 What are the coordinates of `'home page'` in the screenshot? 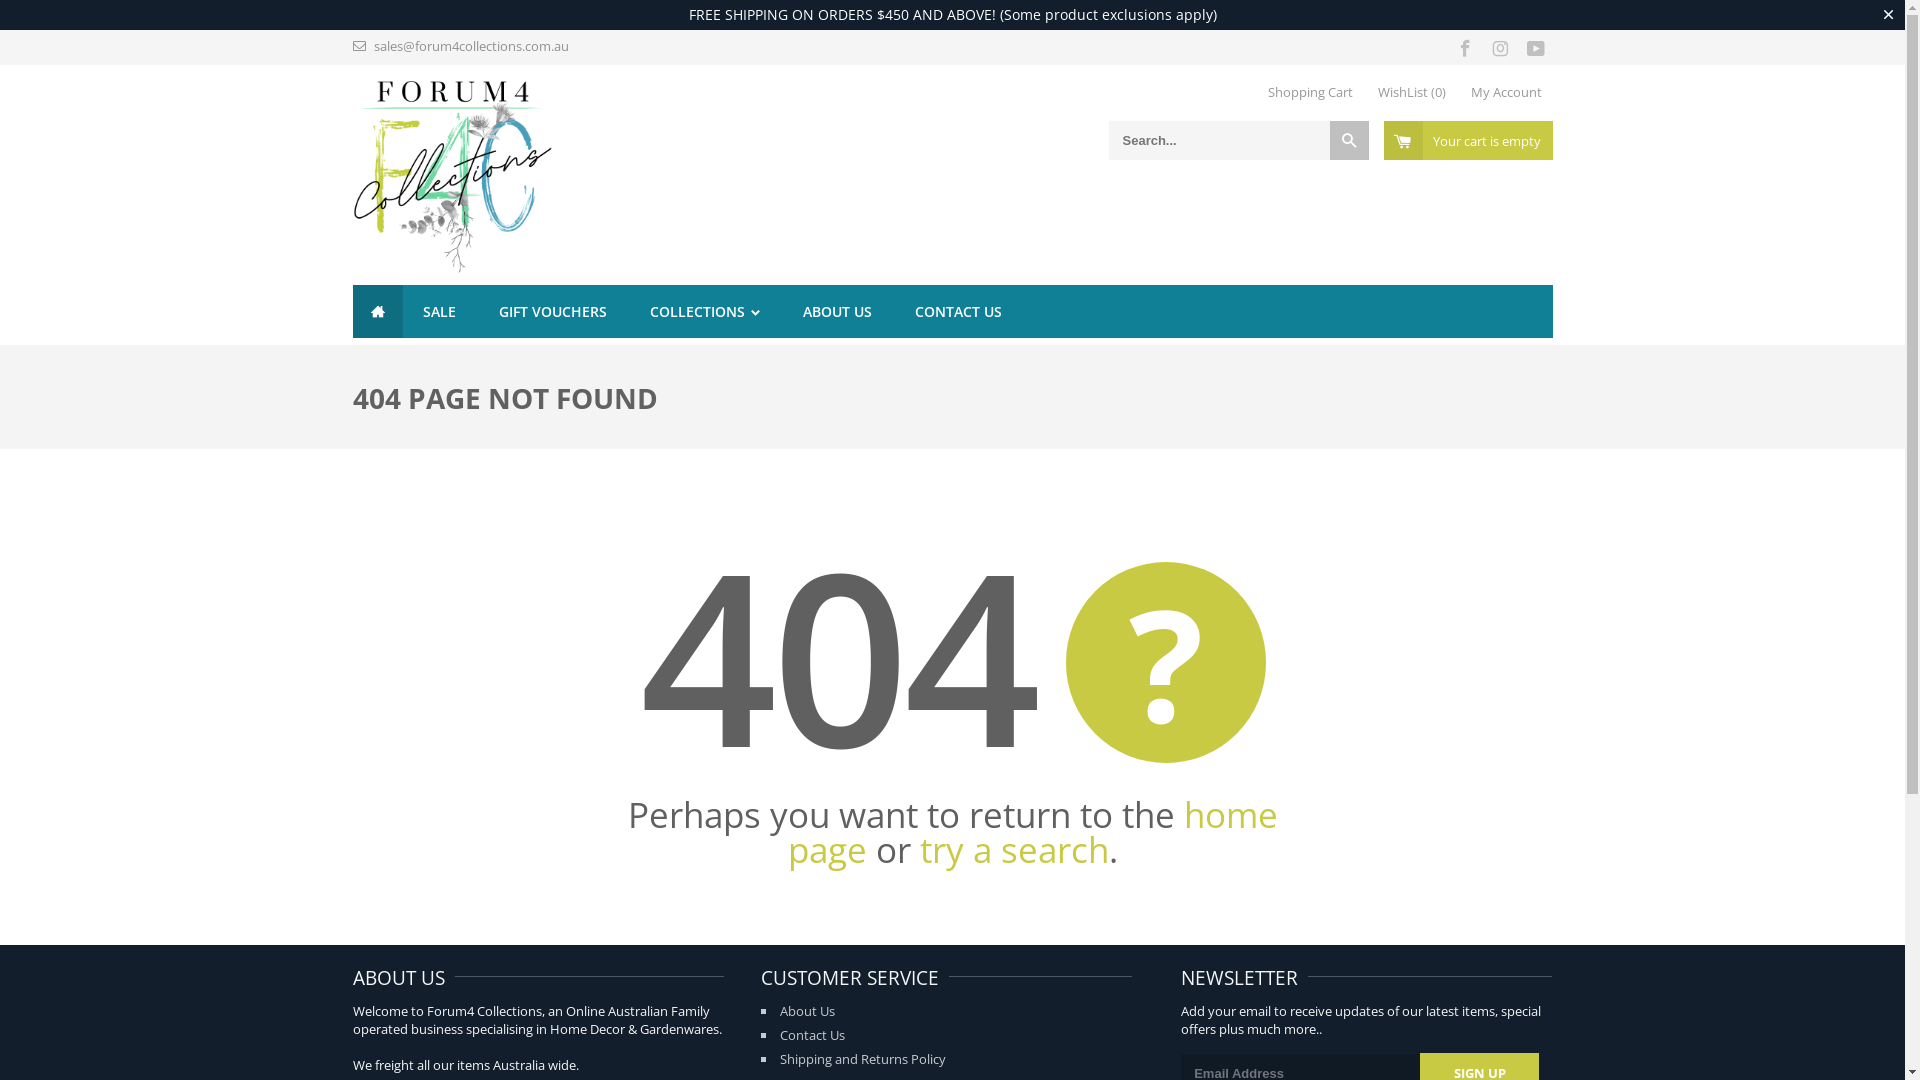 It's located at (1032, 832).